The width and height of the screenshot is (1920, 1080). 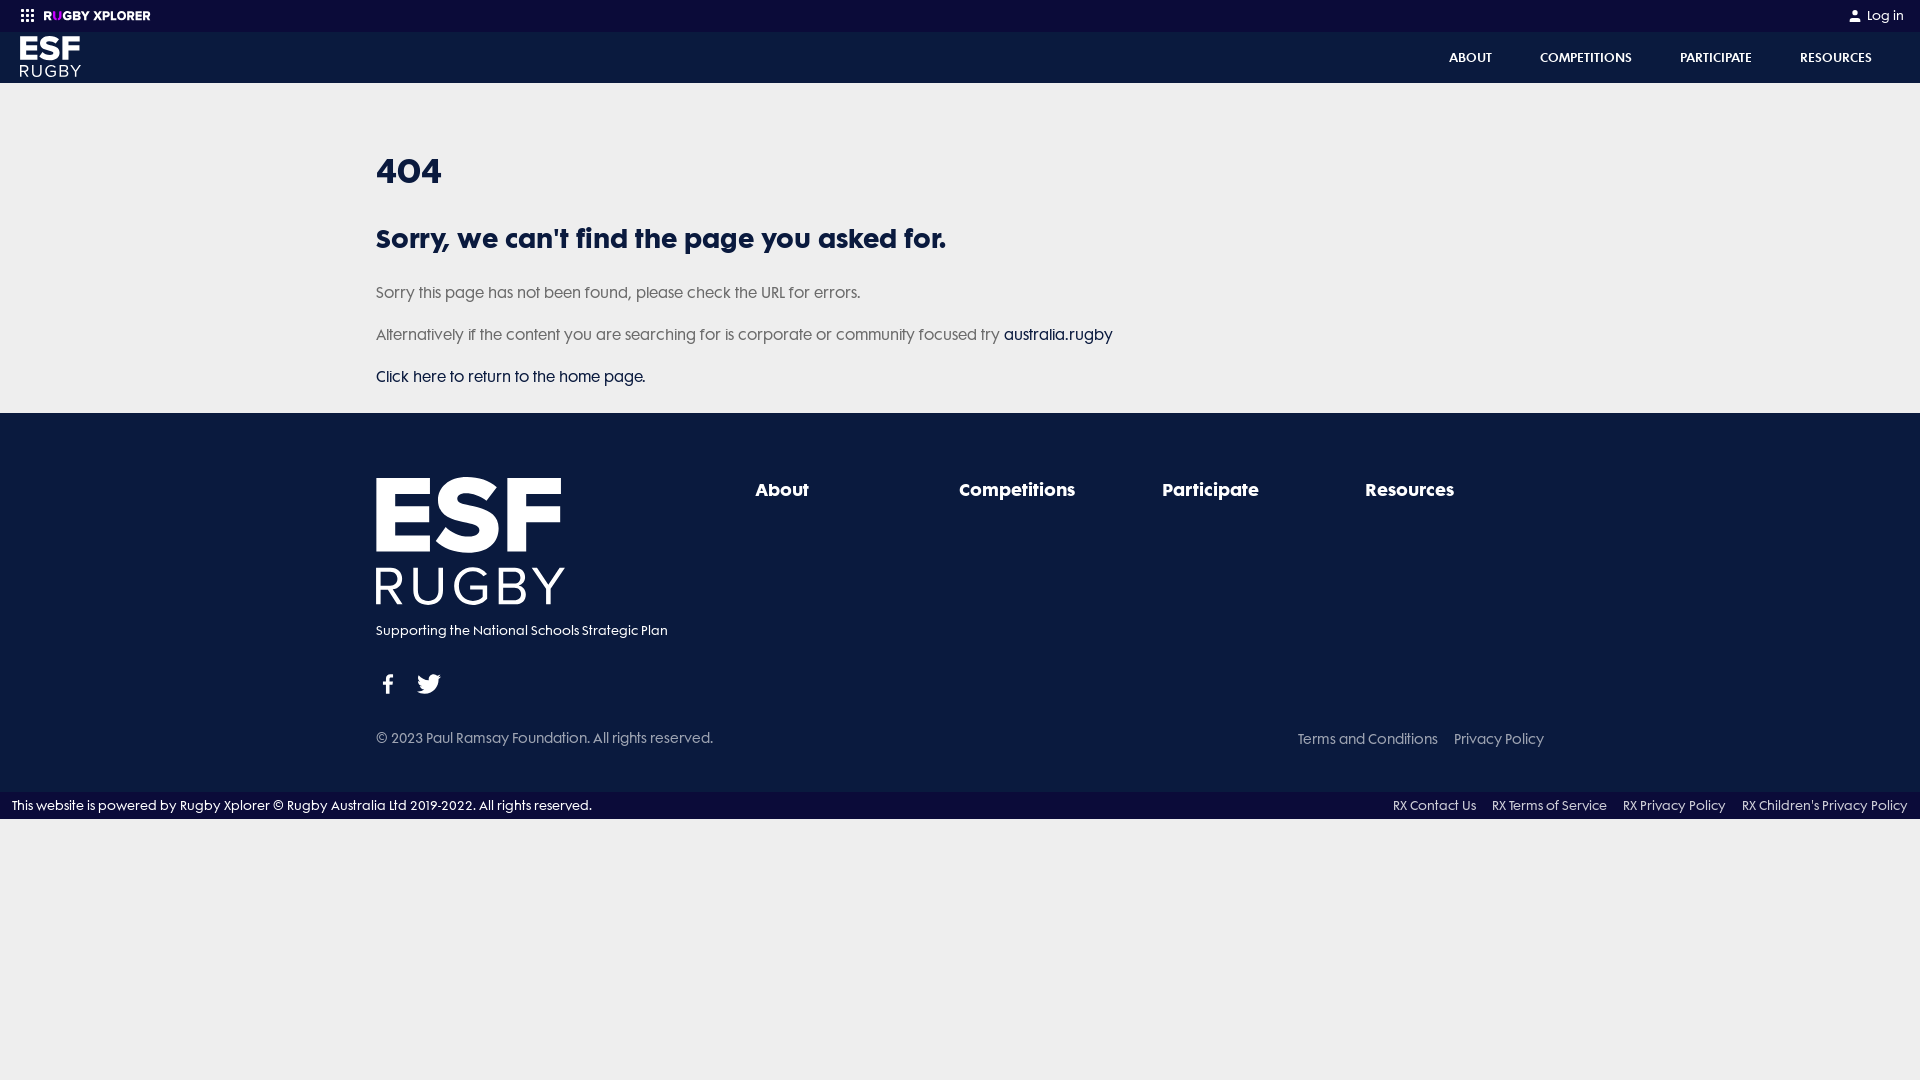 What do you see at coordinates (1408, 489) in the screenshot?
I see `'Resources'` at bounding box center [1408, 489].